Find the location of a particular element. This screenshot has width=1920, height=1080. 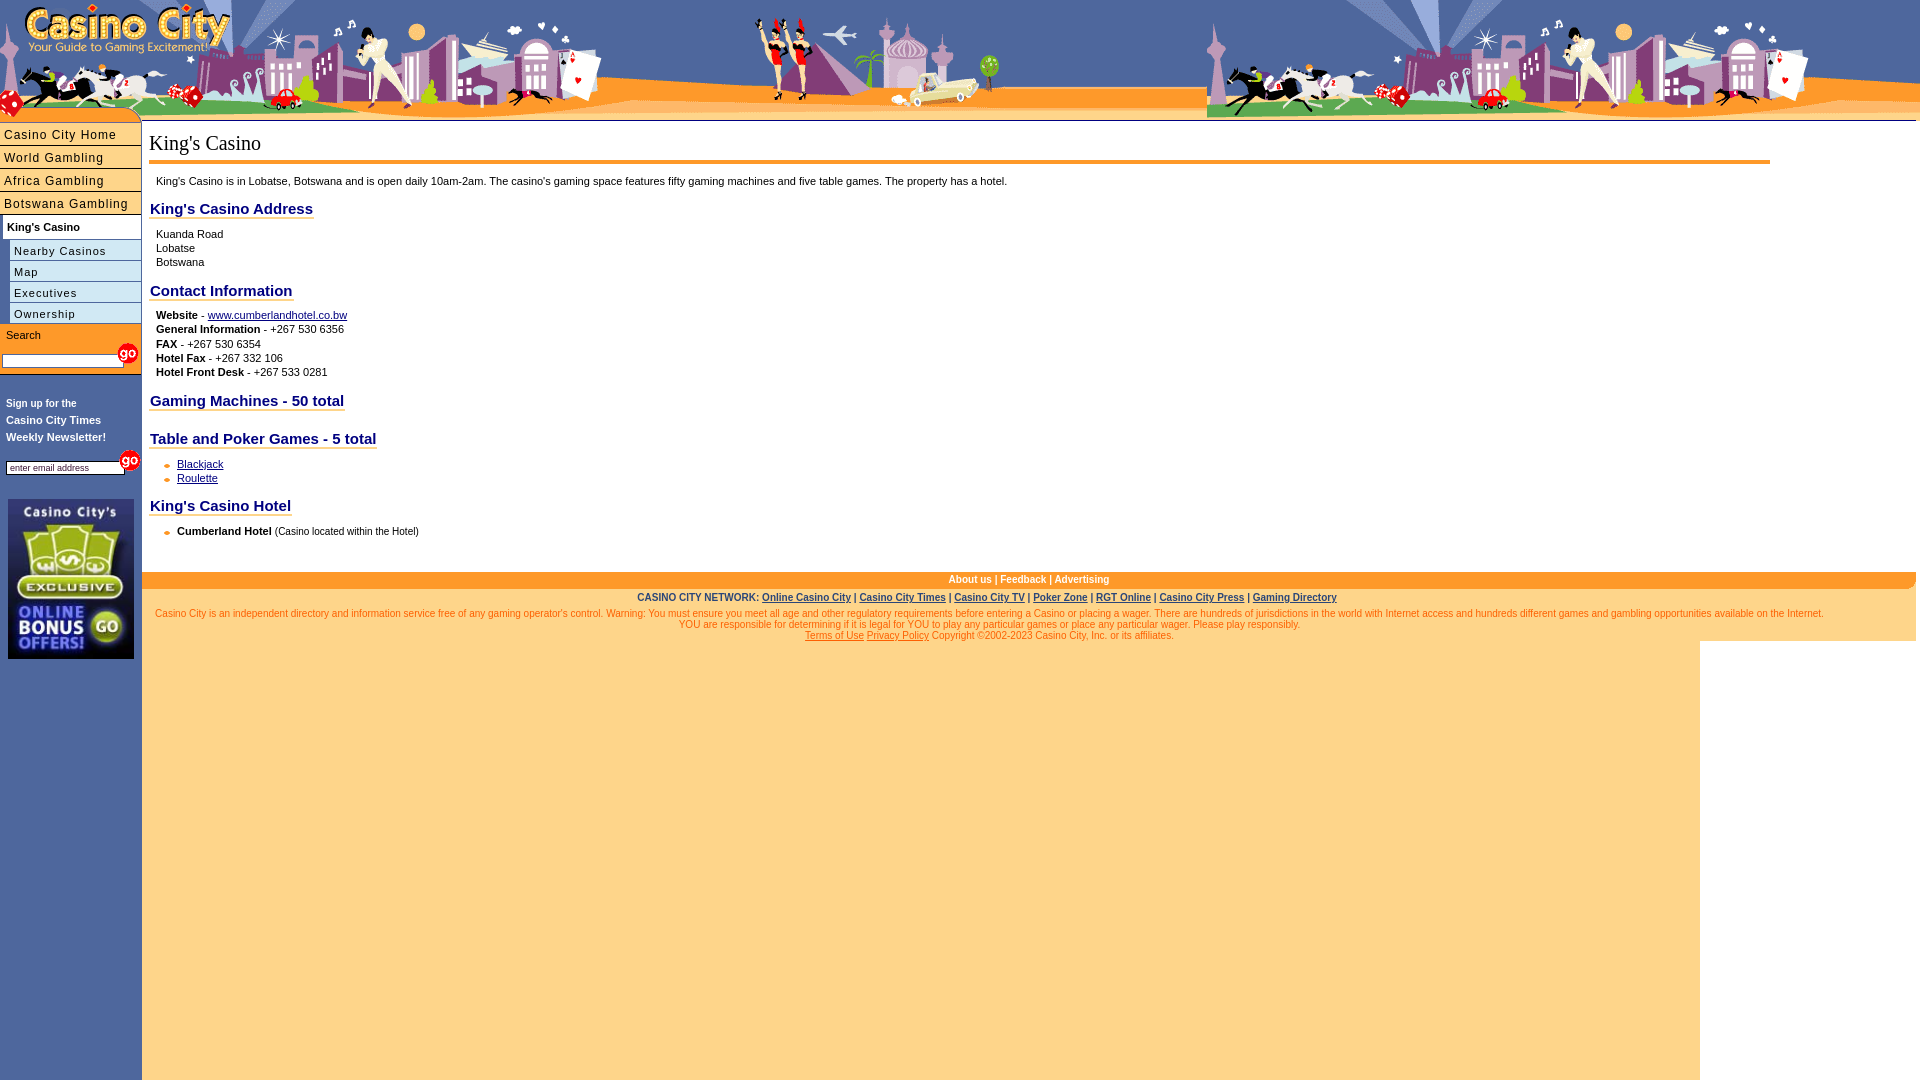

'Botswana Gambling' is located at coordinates (70, 203).